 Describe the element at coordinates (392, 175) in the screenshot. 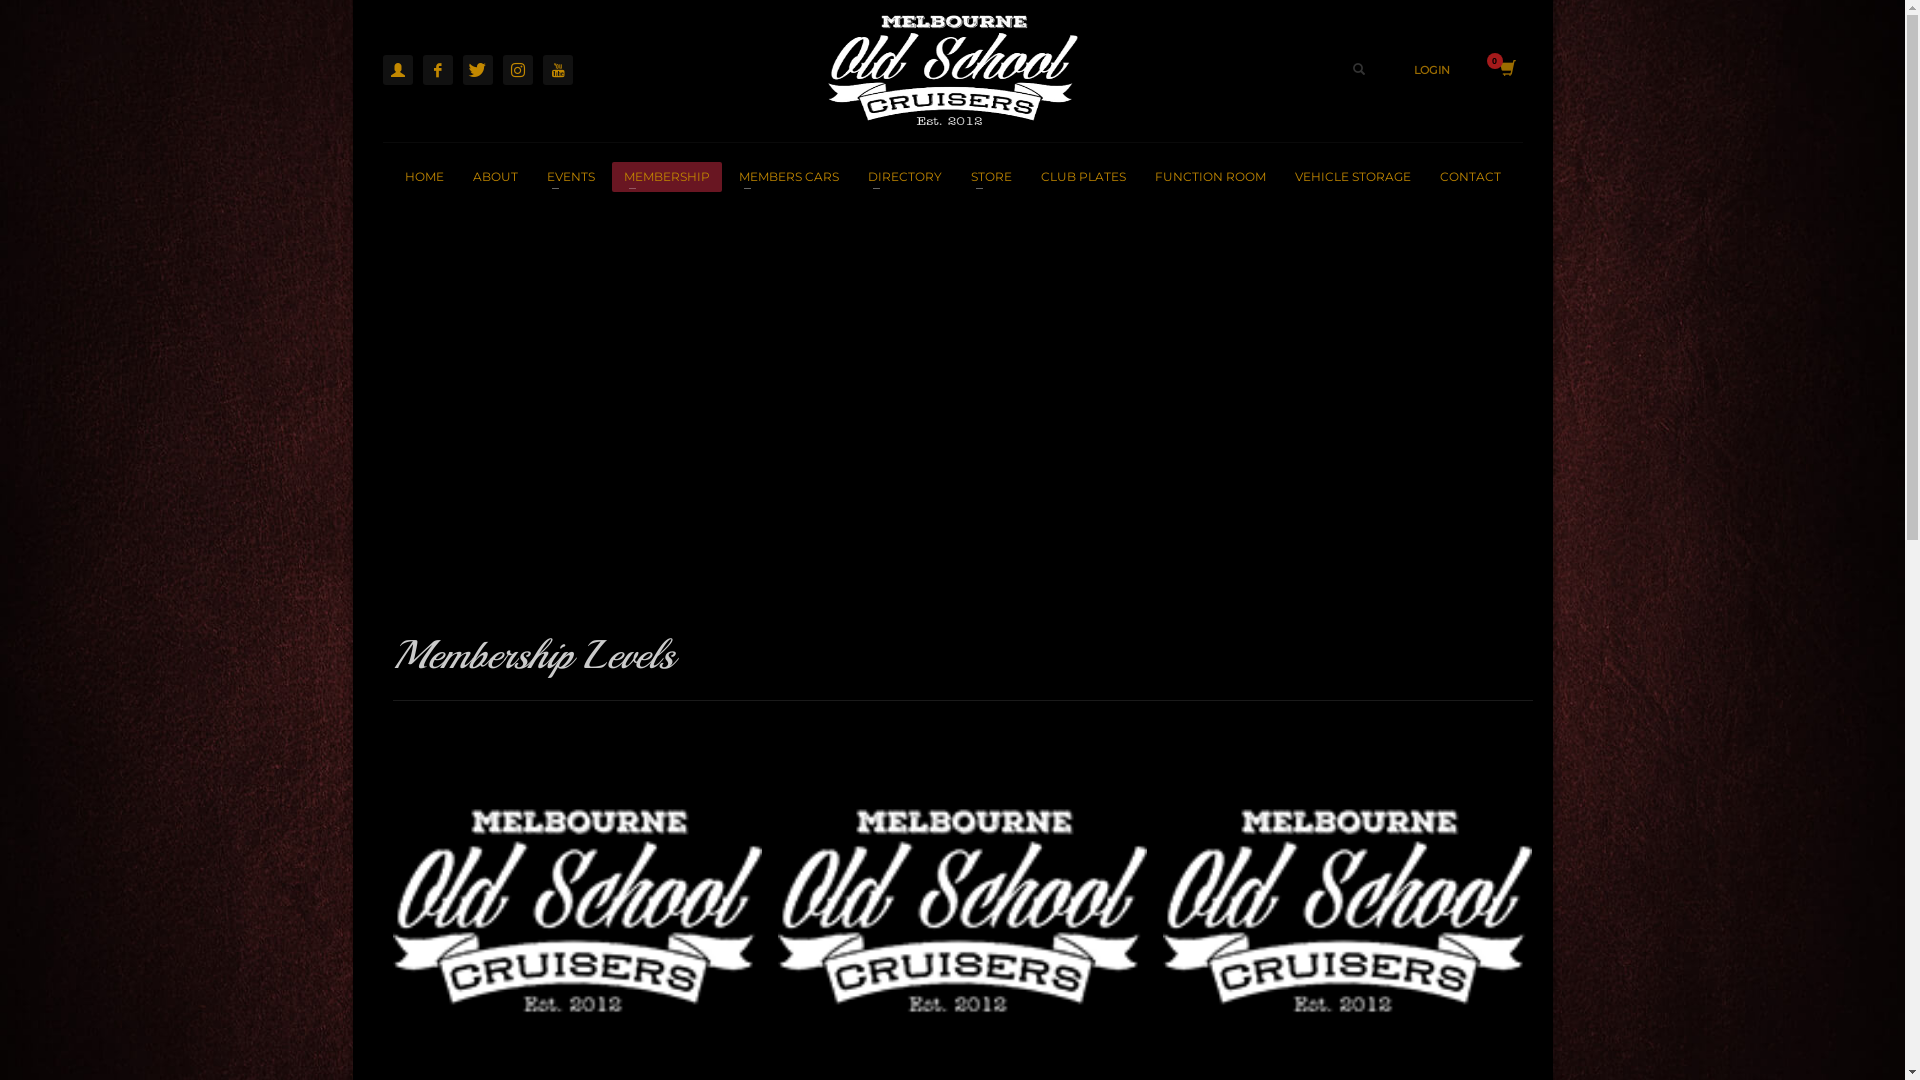

I see `'HOME'` at that location.